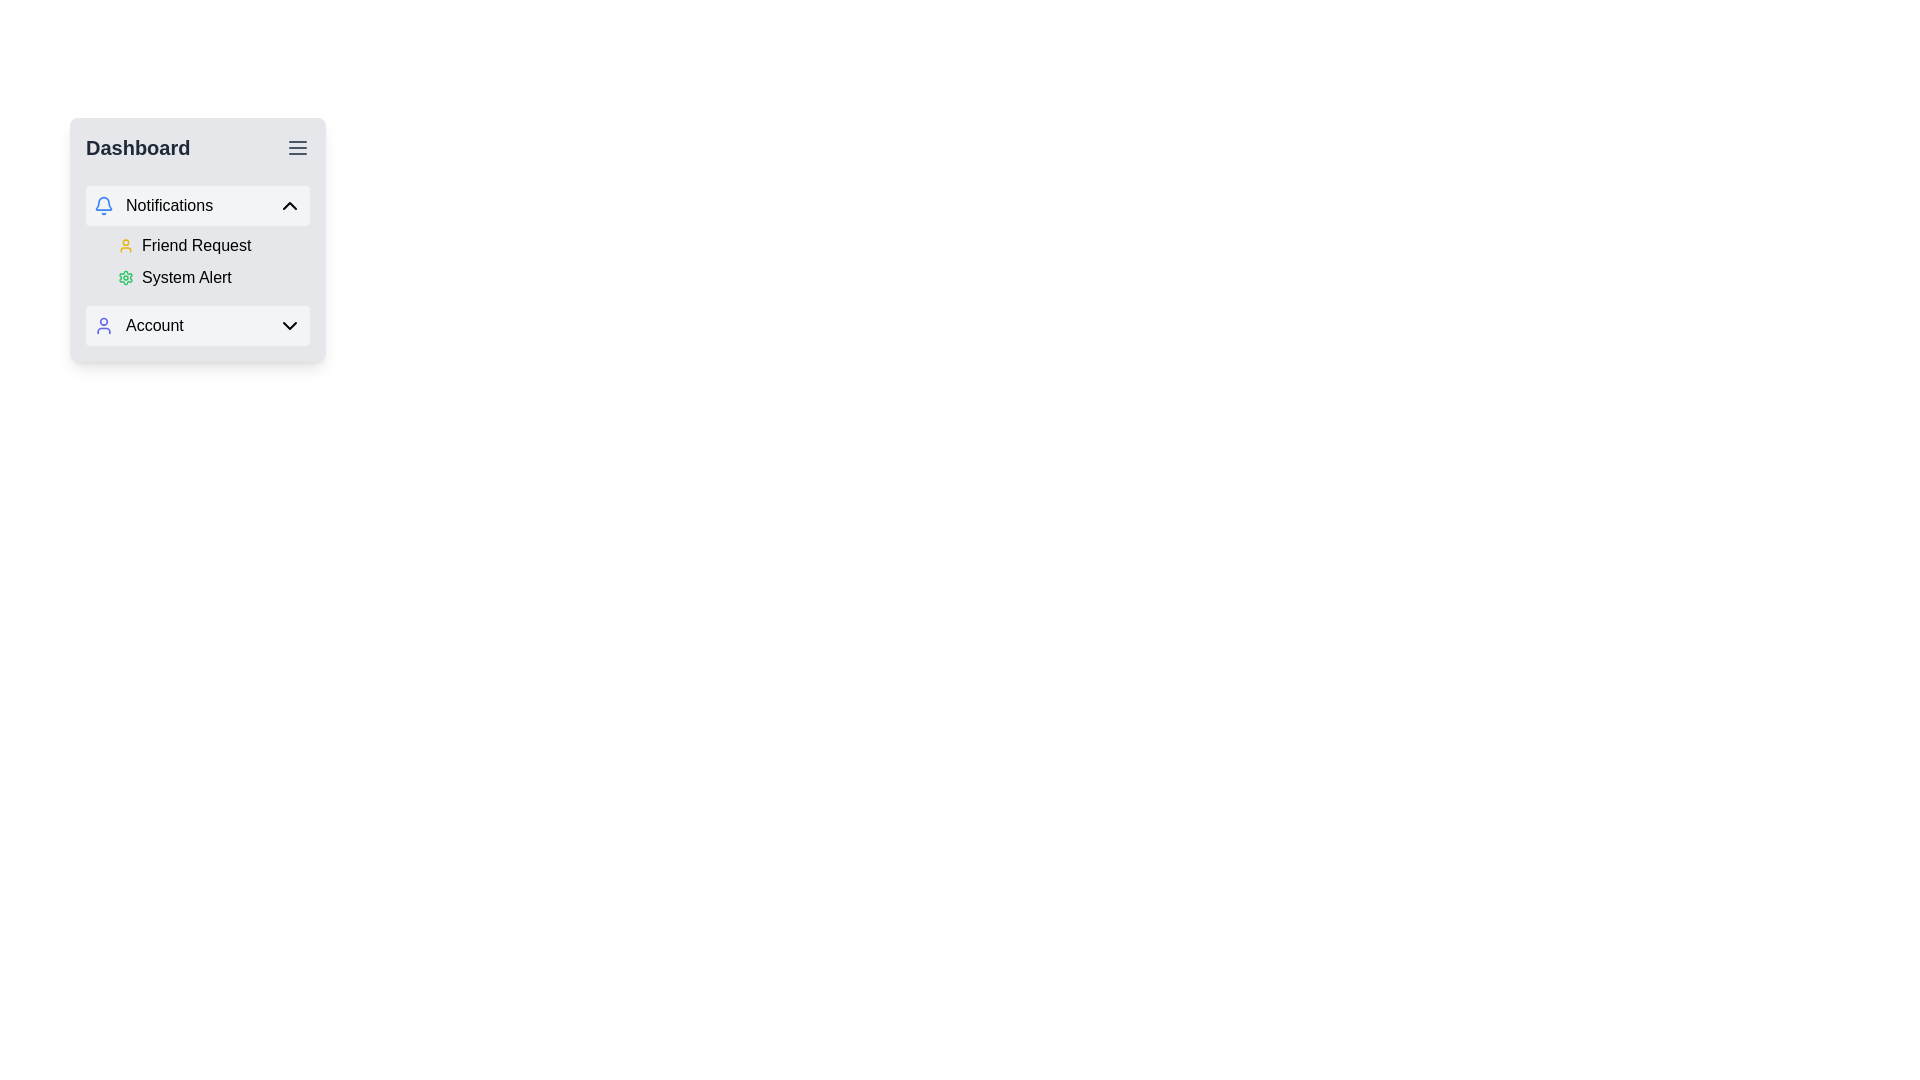  Describe the element at coordinates (288, 205) in the screenshot. I see `the icon on the right side of the 'Notifications' panel header` at that location.